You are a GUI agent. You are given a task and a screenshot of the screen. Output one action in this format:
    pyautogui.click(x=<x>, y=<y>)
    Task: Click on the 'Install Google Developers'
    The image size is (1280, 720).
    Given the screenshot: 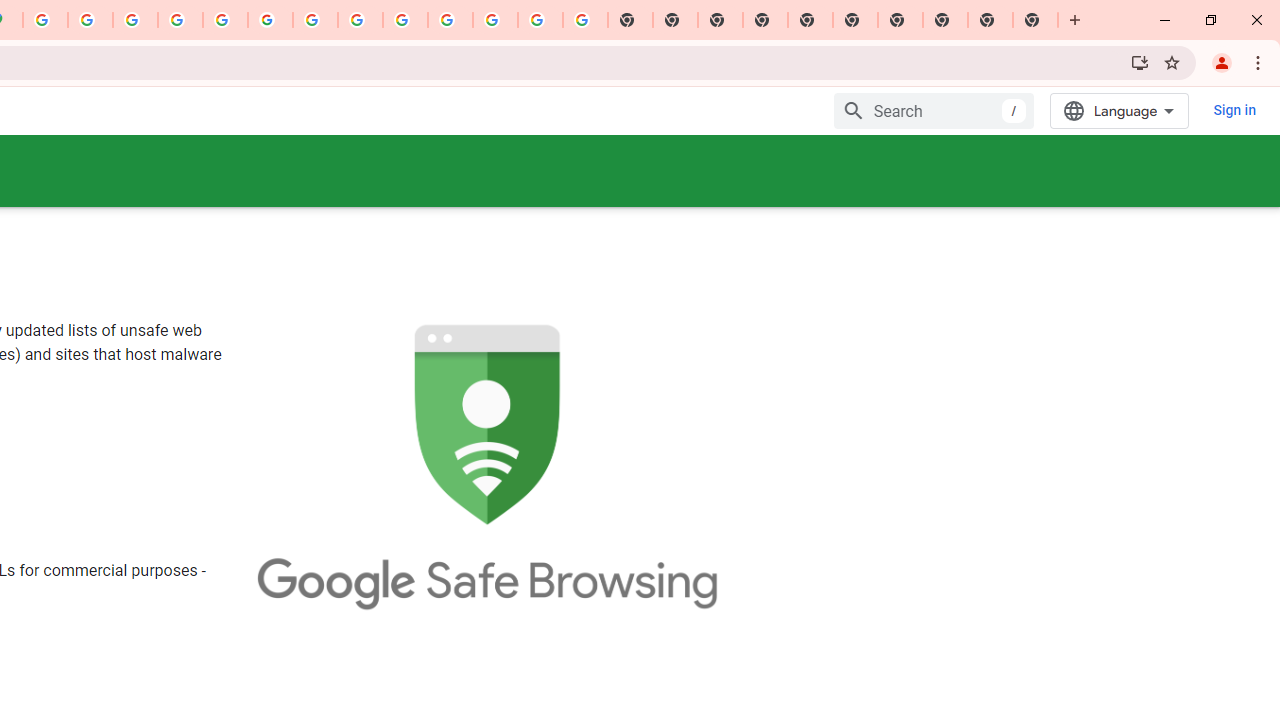 What is the action you would take?
    pyautogui.click(x=1139, y=61)
    